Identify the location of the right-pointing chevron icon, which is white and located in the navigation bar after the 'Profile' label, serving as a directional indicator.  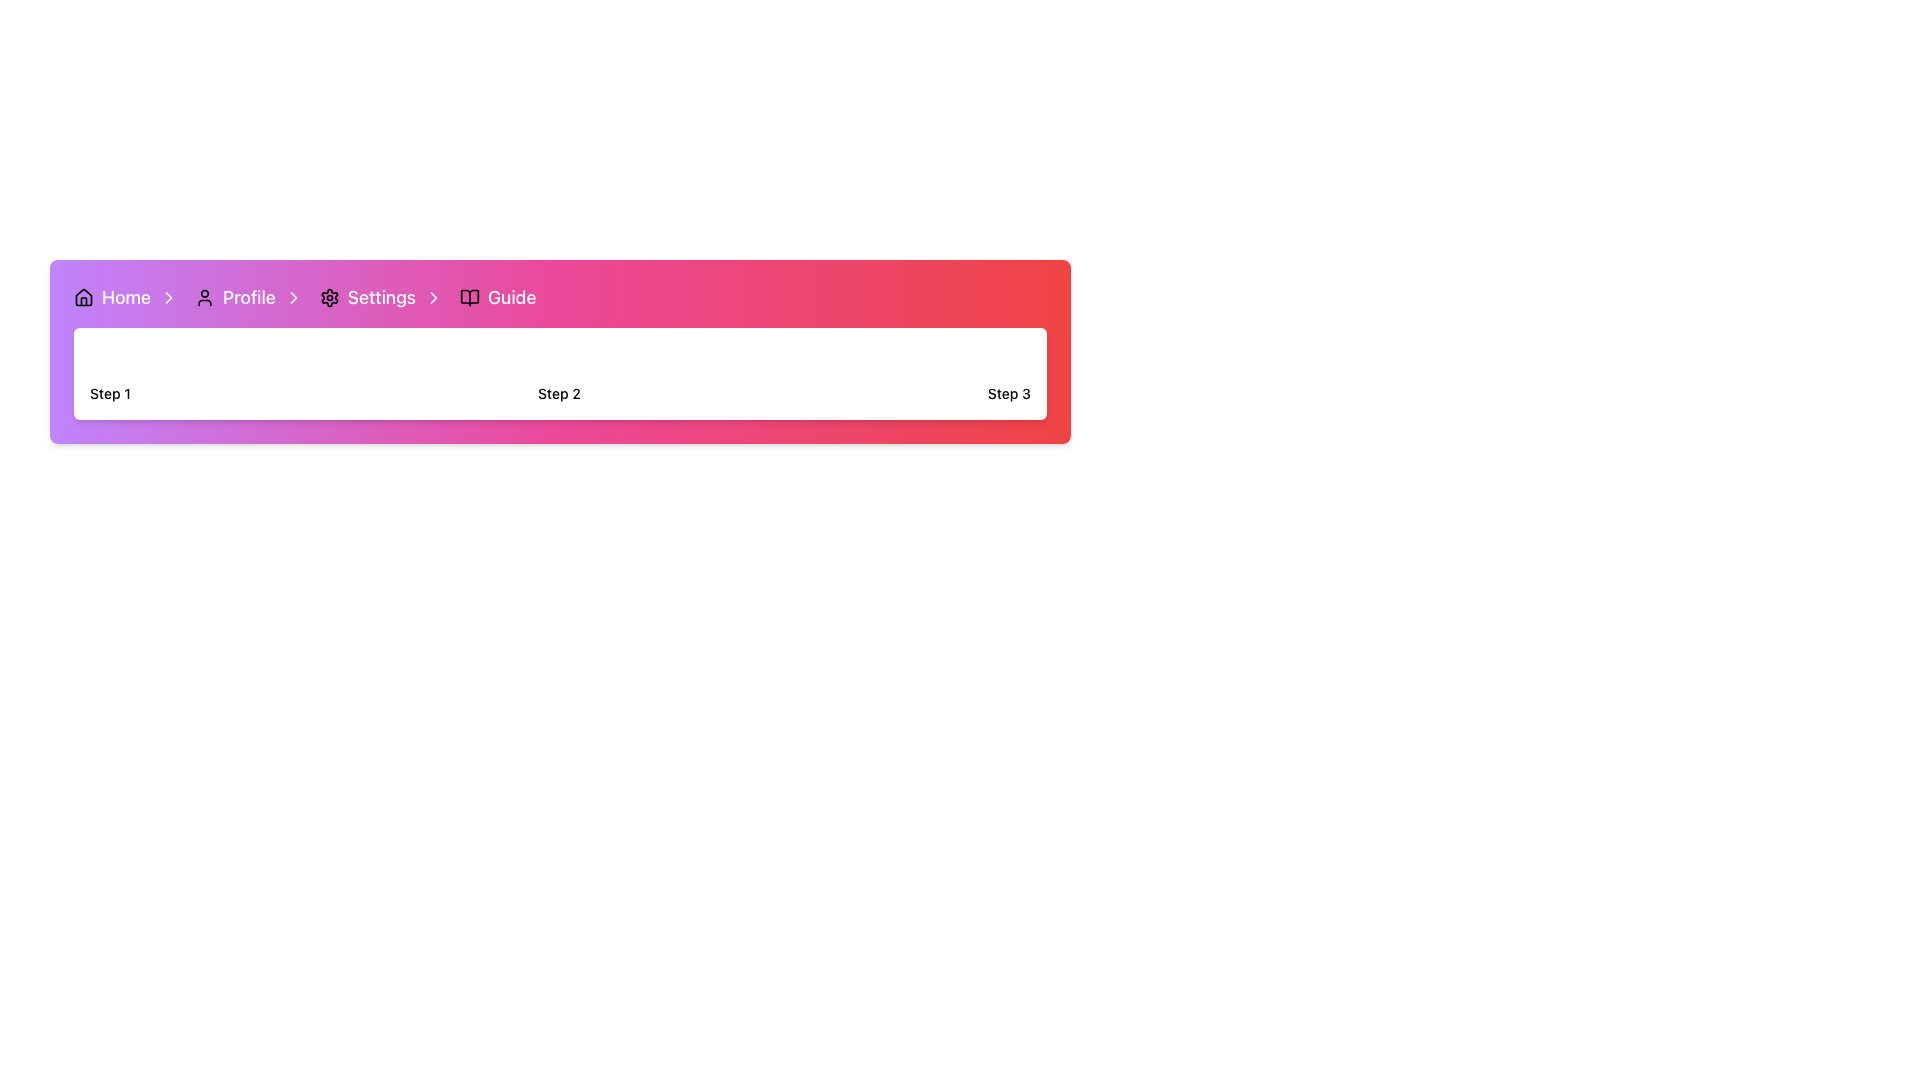
(292, 297).